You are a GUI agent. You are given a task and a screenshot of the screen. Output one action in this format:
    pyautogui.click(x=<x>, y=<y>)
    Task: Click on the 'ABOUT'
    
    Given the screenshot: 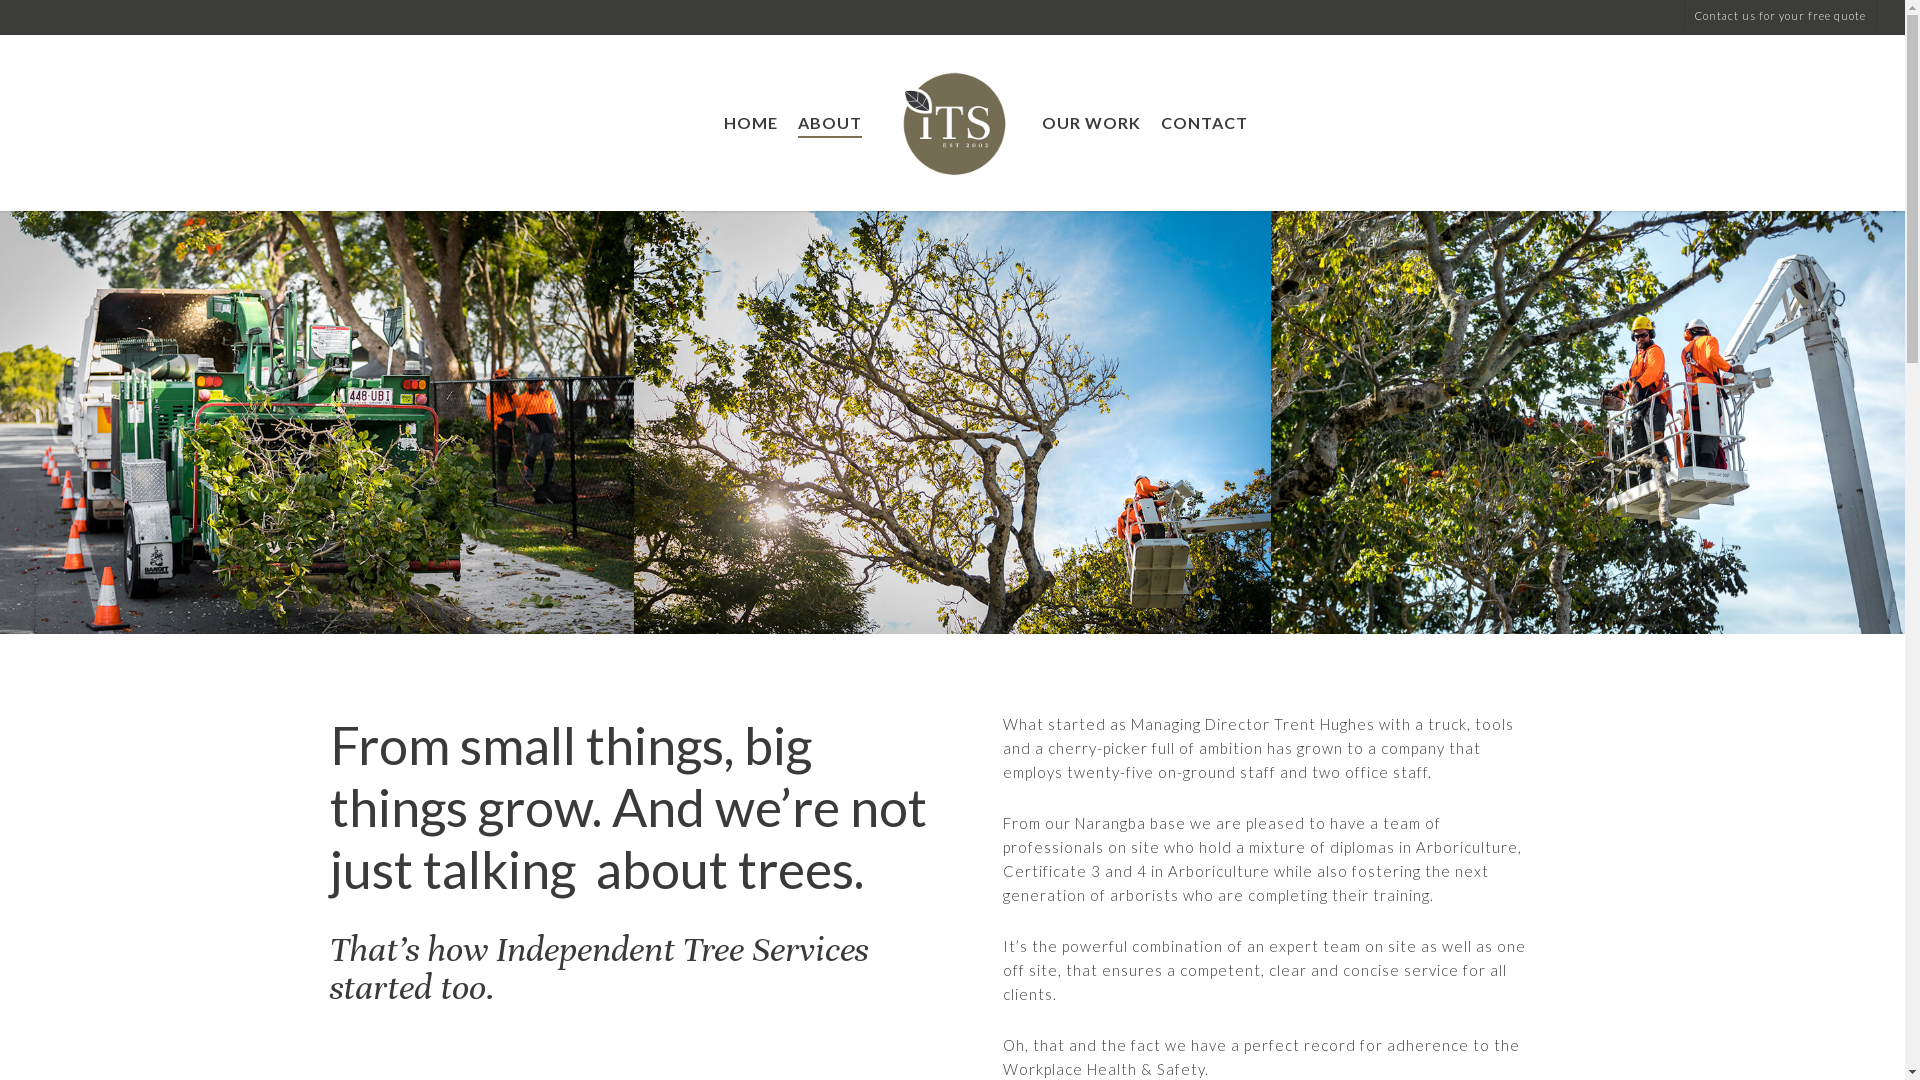 What is the action you would take?
    pyautogui.click(x=830, y=123)
    